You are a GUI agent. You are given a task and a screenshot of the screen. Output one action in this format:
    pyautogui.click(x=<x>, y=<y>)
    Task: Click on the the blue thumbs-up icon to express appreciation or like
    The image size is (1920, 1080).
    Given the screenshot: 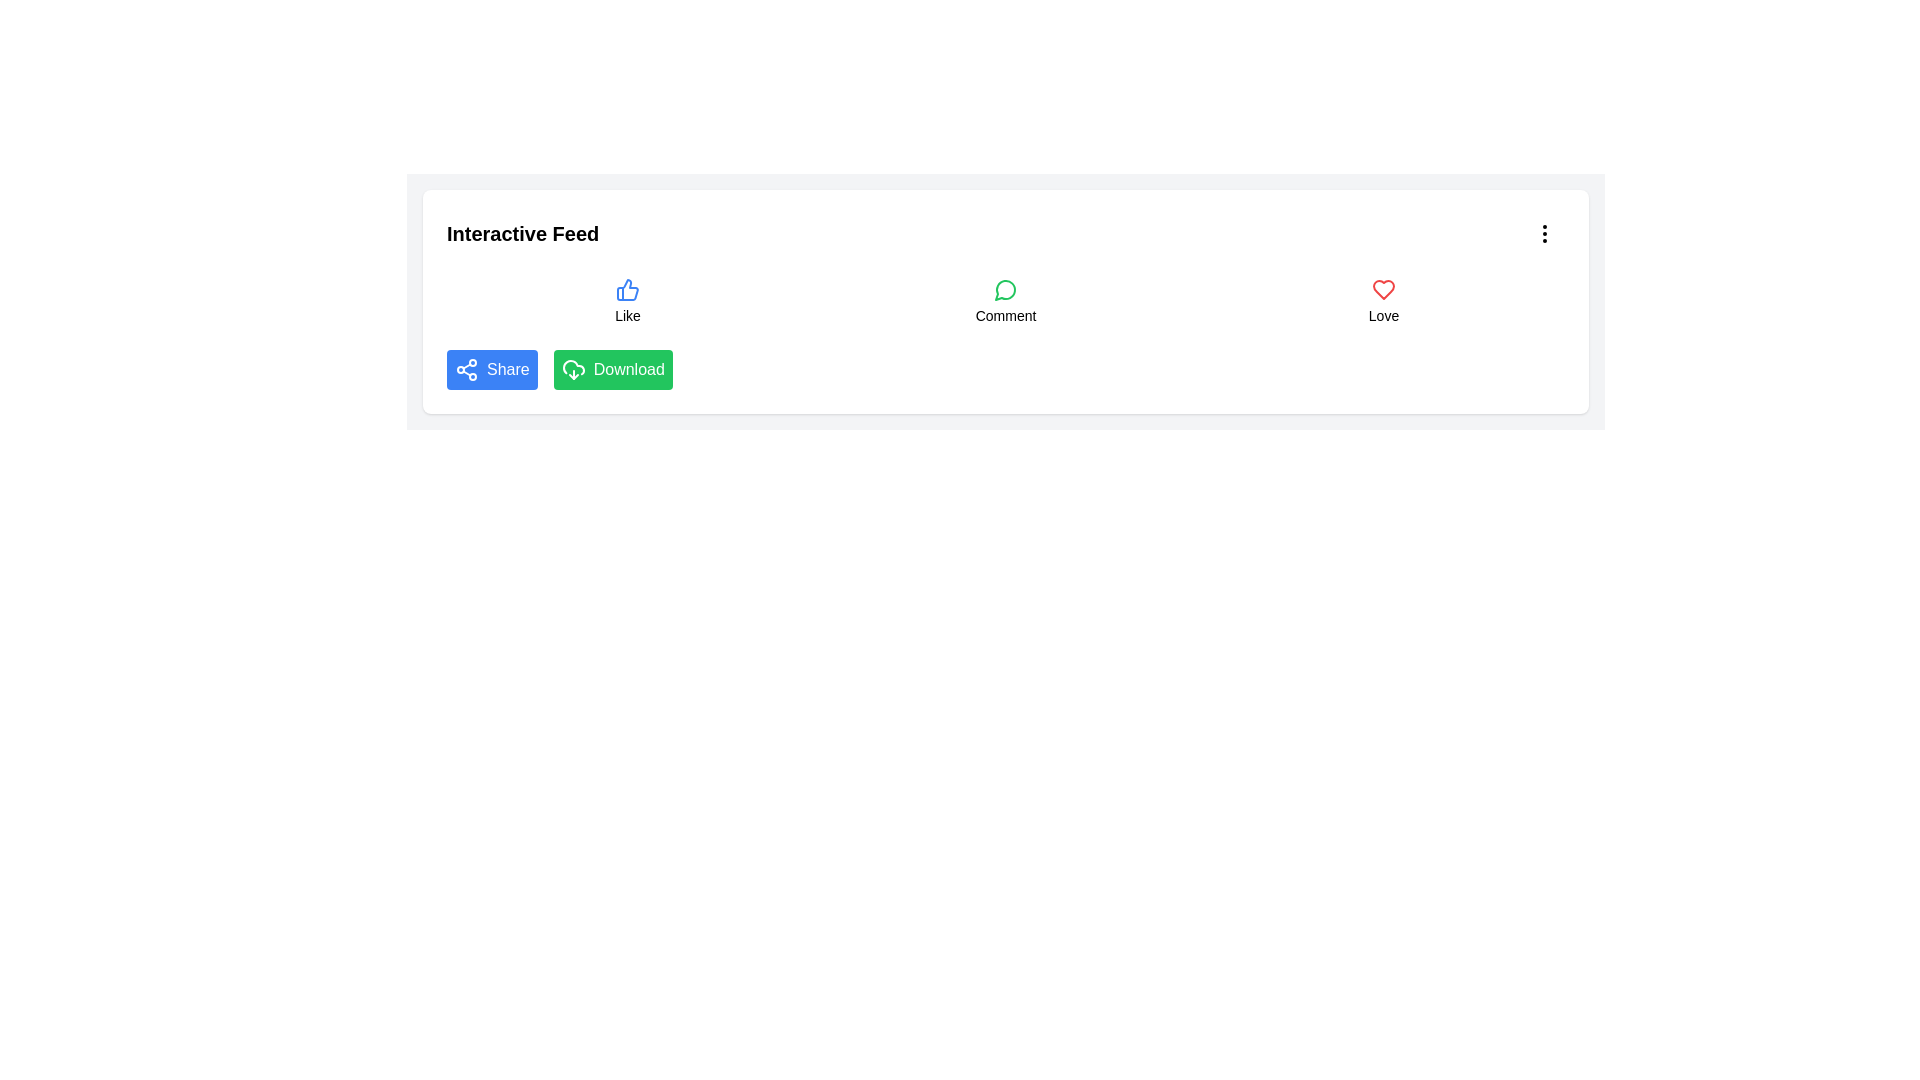 What is the action you would take?
    pyautogui.click(x=627, y=289)
    